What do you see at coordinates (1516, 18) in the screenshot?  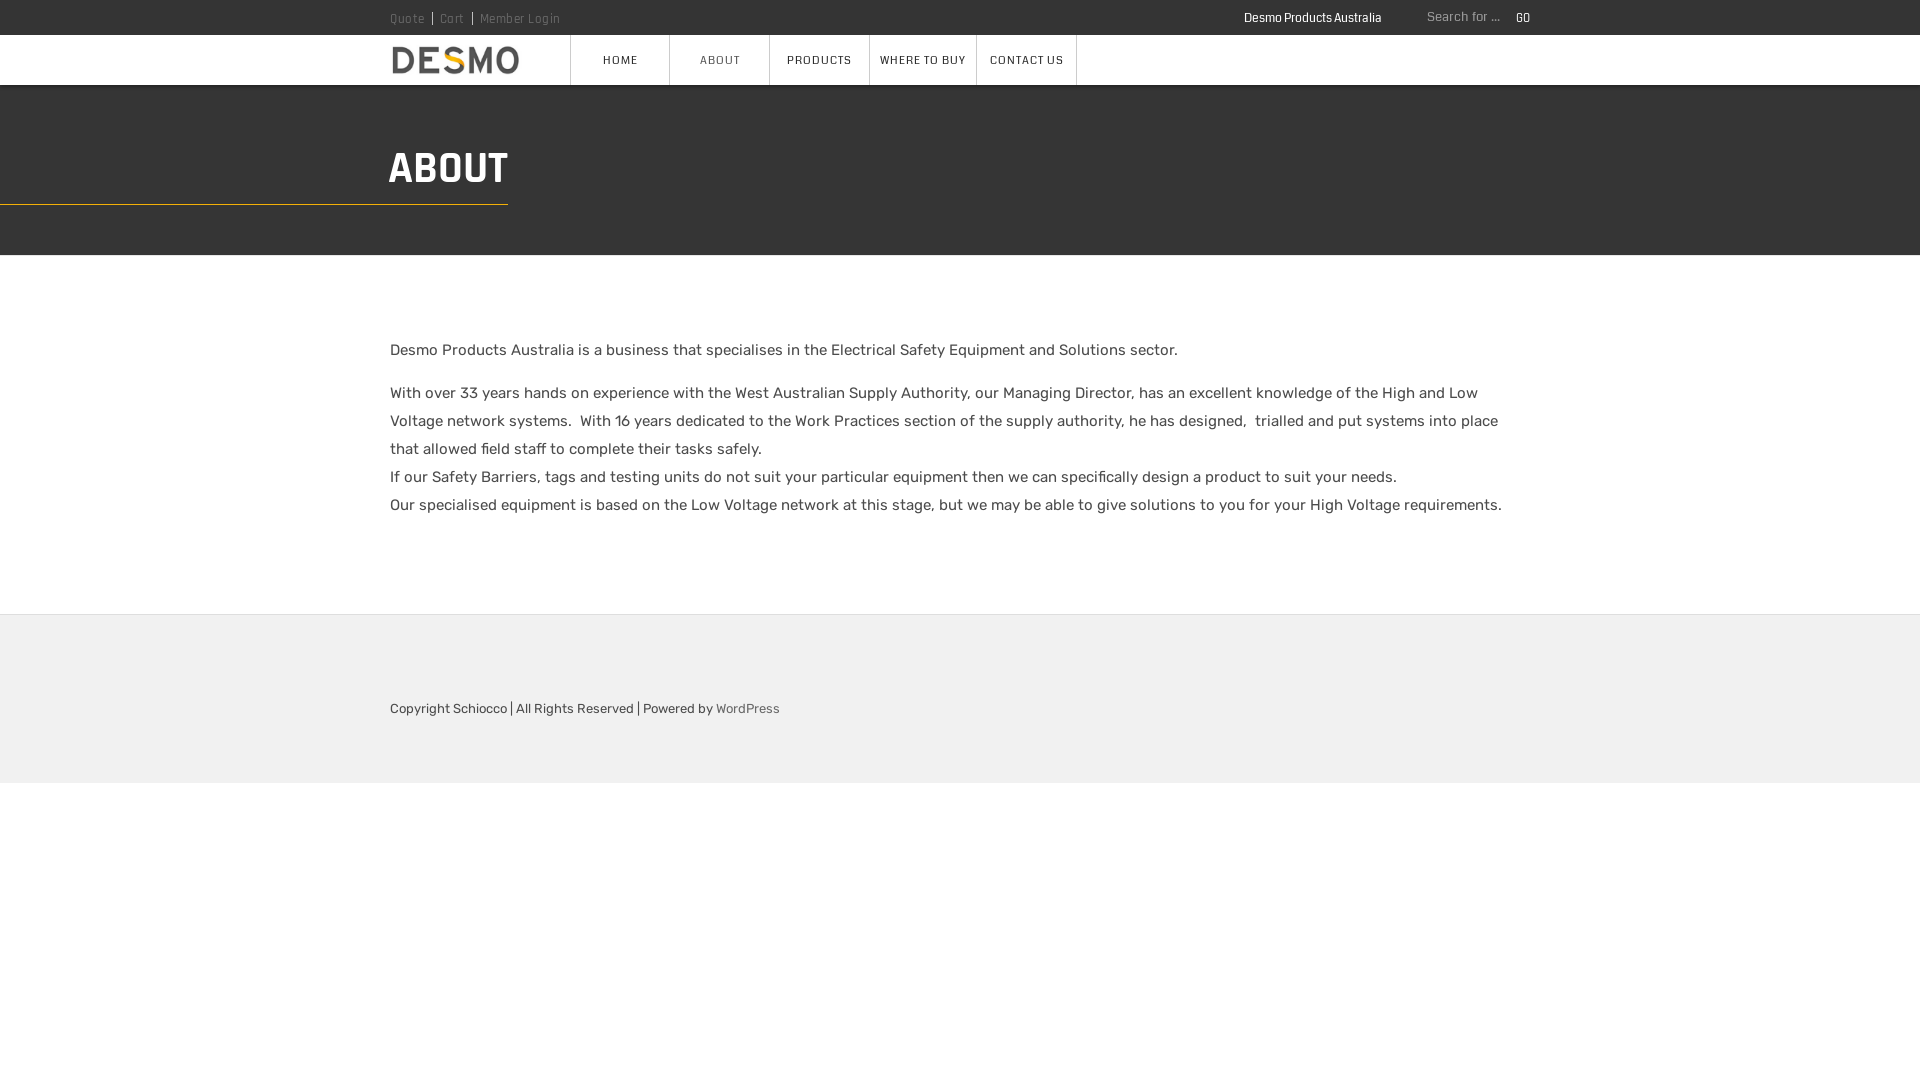 I see `'GO'` at bounding box center [1516, 18].